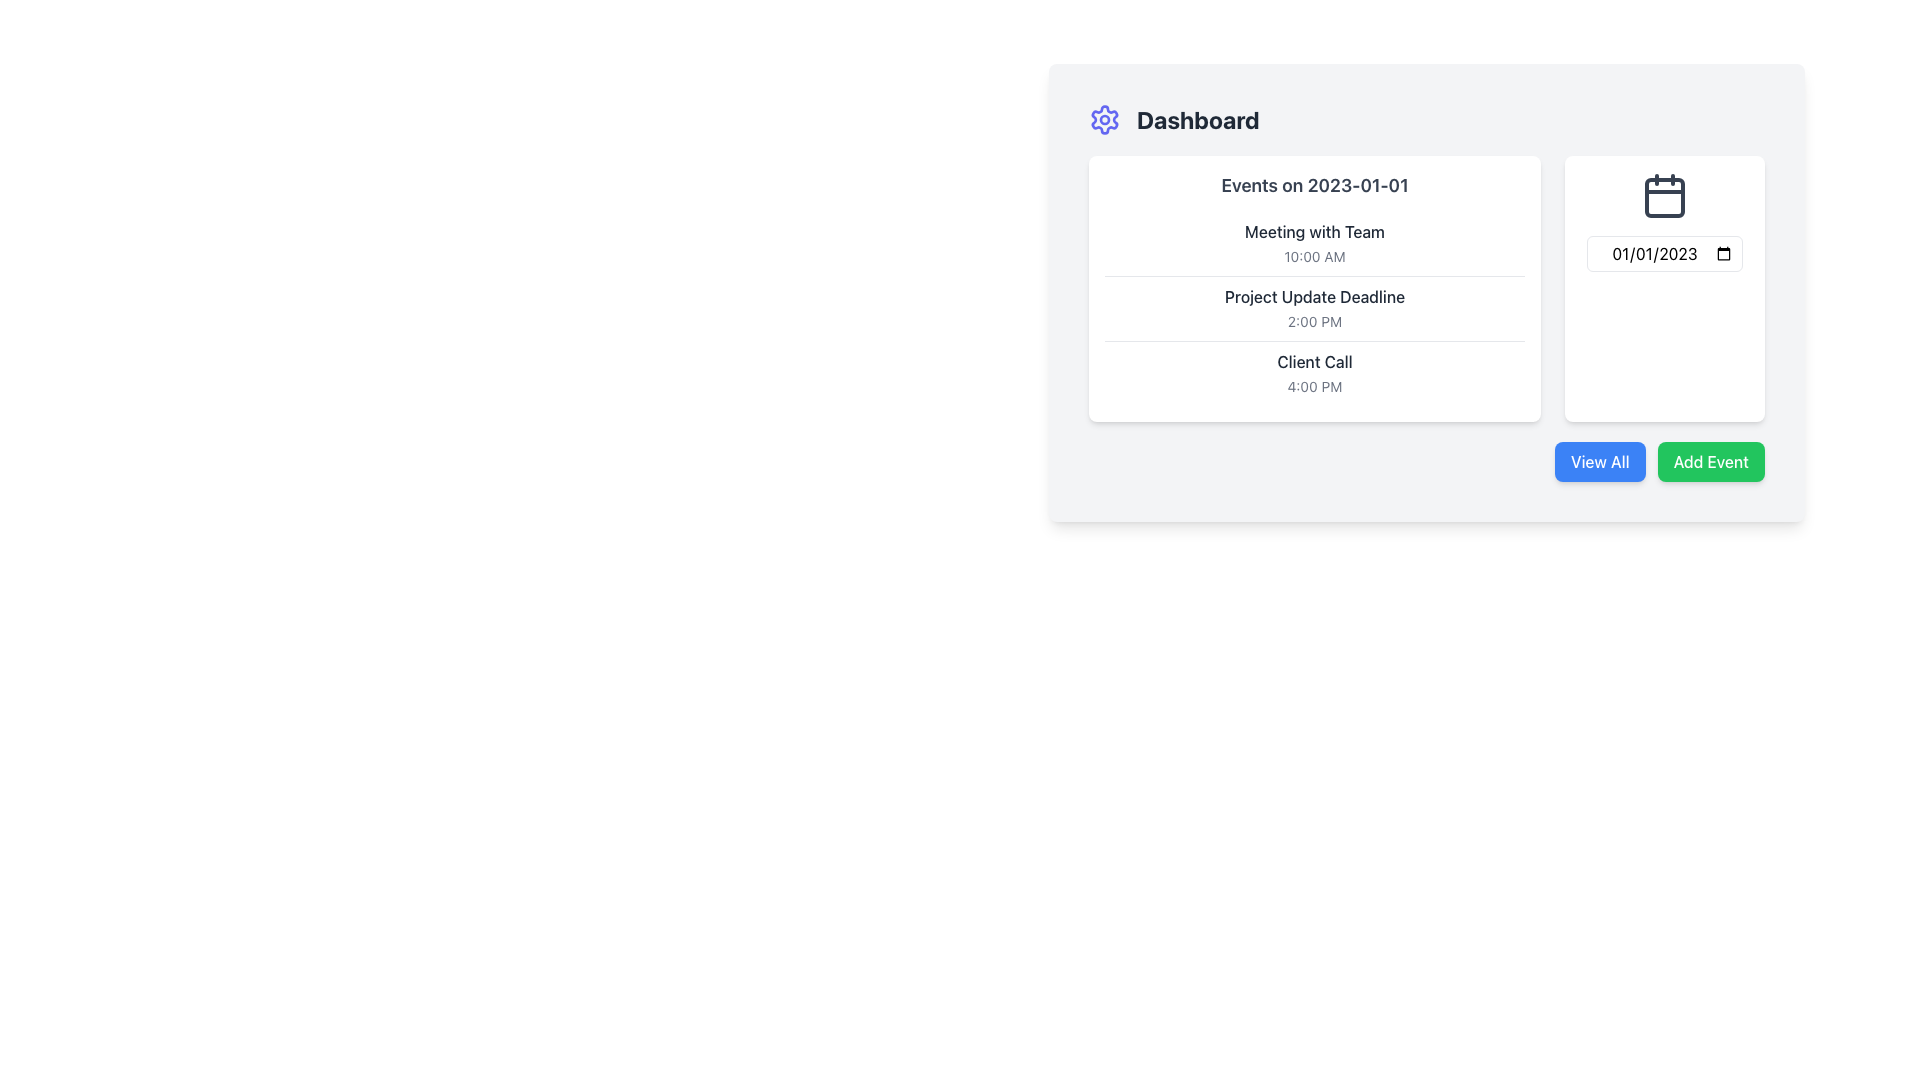  I want to click on the text label displaying 'Project Update Deadline' in dark gray, bold font, which is situated in the central calendar of the dashboard, so click(1315, 297).